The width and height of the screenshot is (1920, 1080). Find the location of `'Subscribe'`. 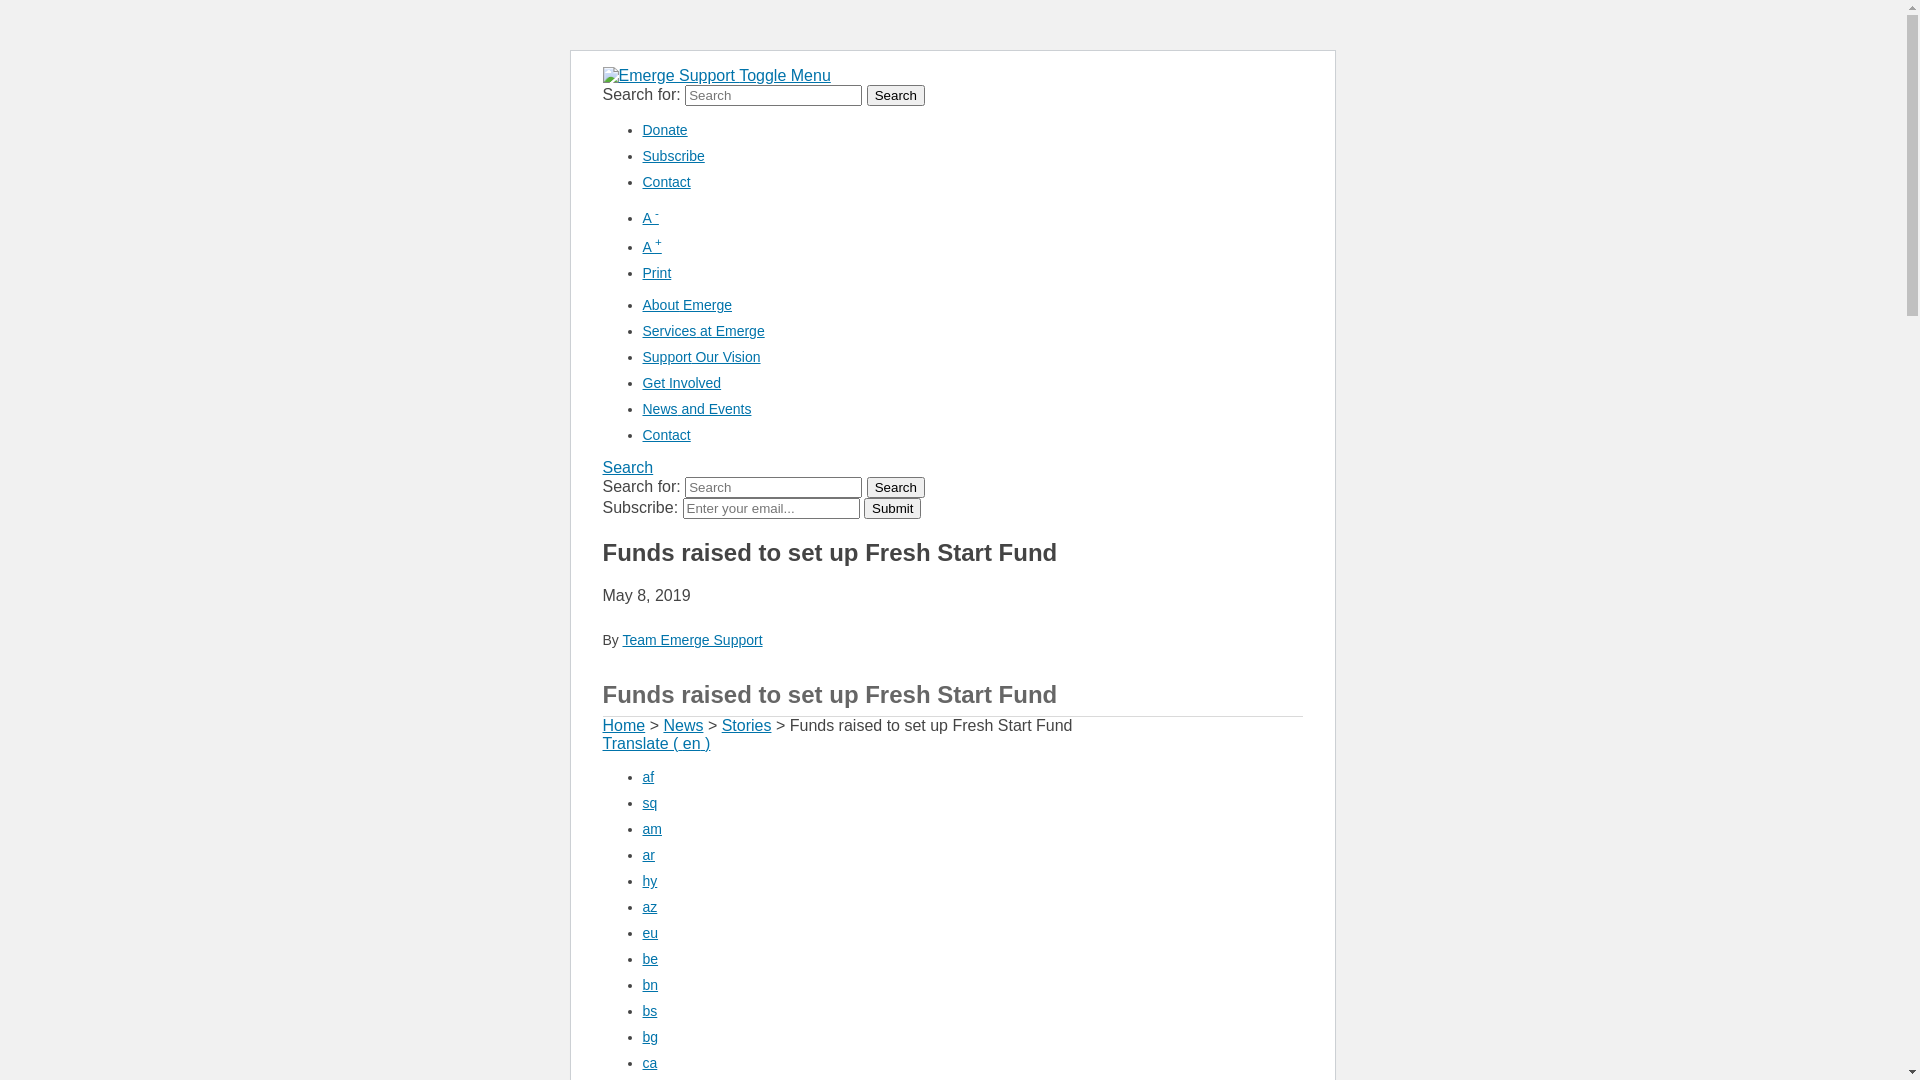

'Subscribe' is located at coordinates (672, 154).